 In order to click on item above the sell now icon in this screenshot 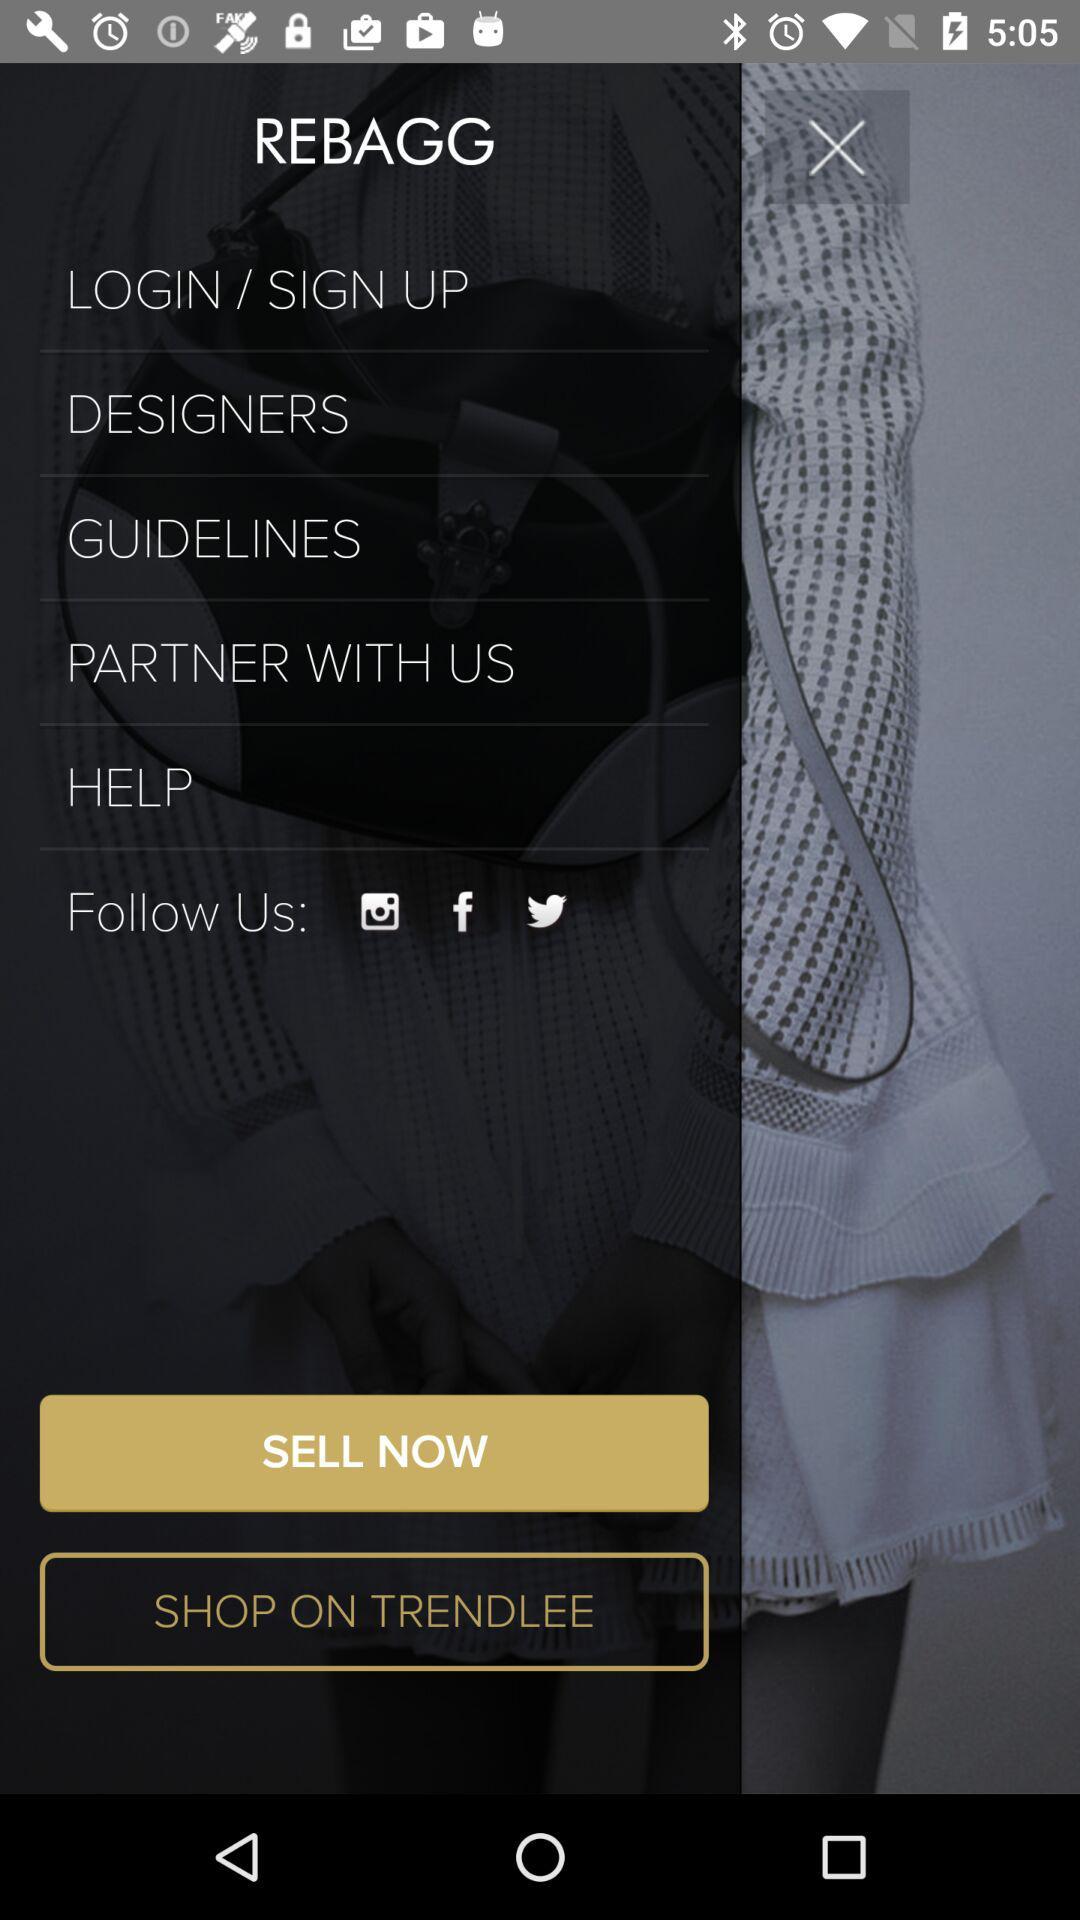, I will do `click(463, 911)`.